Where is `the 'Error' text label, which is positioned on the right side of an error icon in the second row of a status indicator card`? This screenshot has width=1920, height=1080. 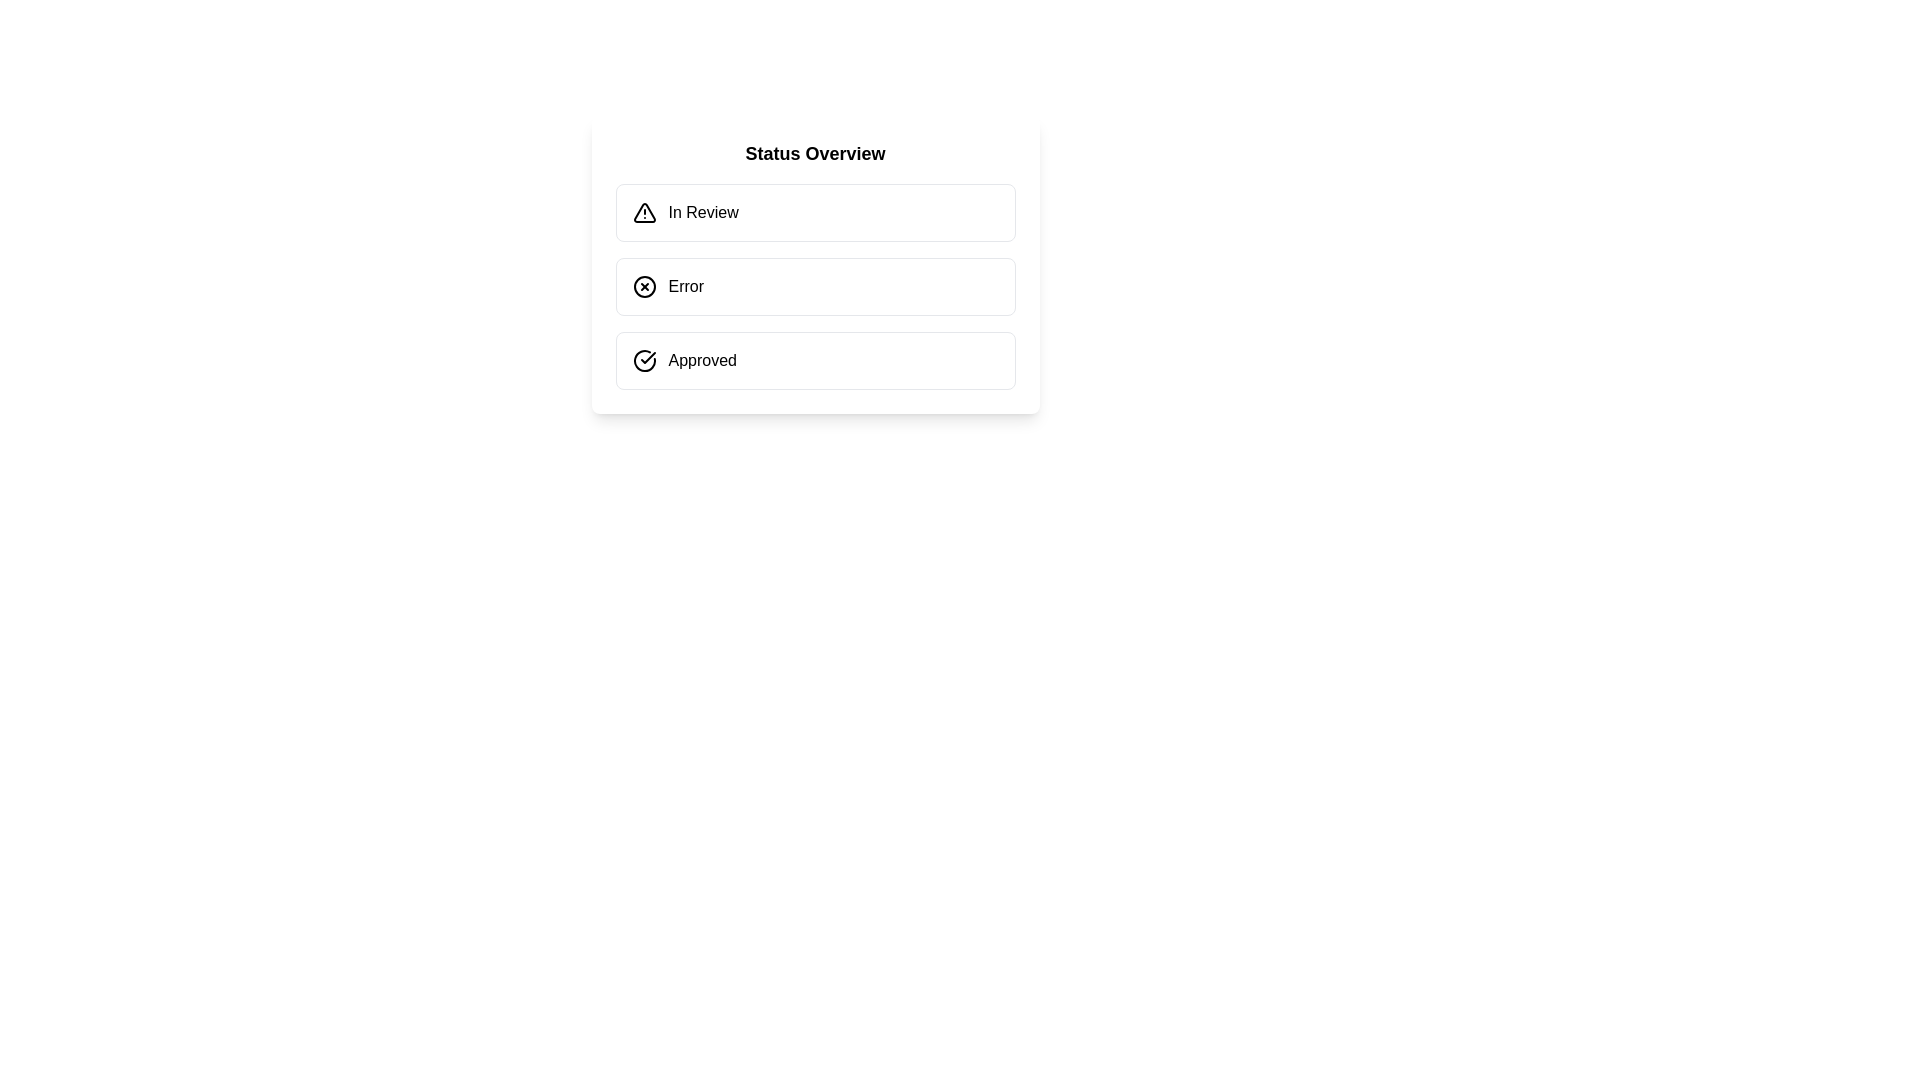 the 'Error' text label, which is positioned on the right side of an error icon in the second row of a status indicator card is located at coordinates (686, 286).